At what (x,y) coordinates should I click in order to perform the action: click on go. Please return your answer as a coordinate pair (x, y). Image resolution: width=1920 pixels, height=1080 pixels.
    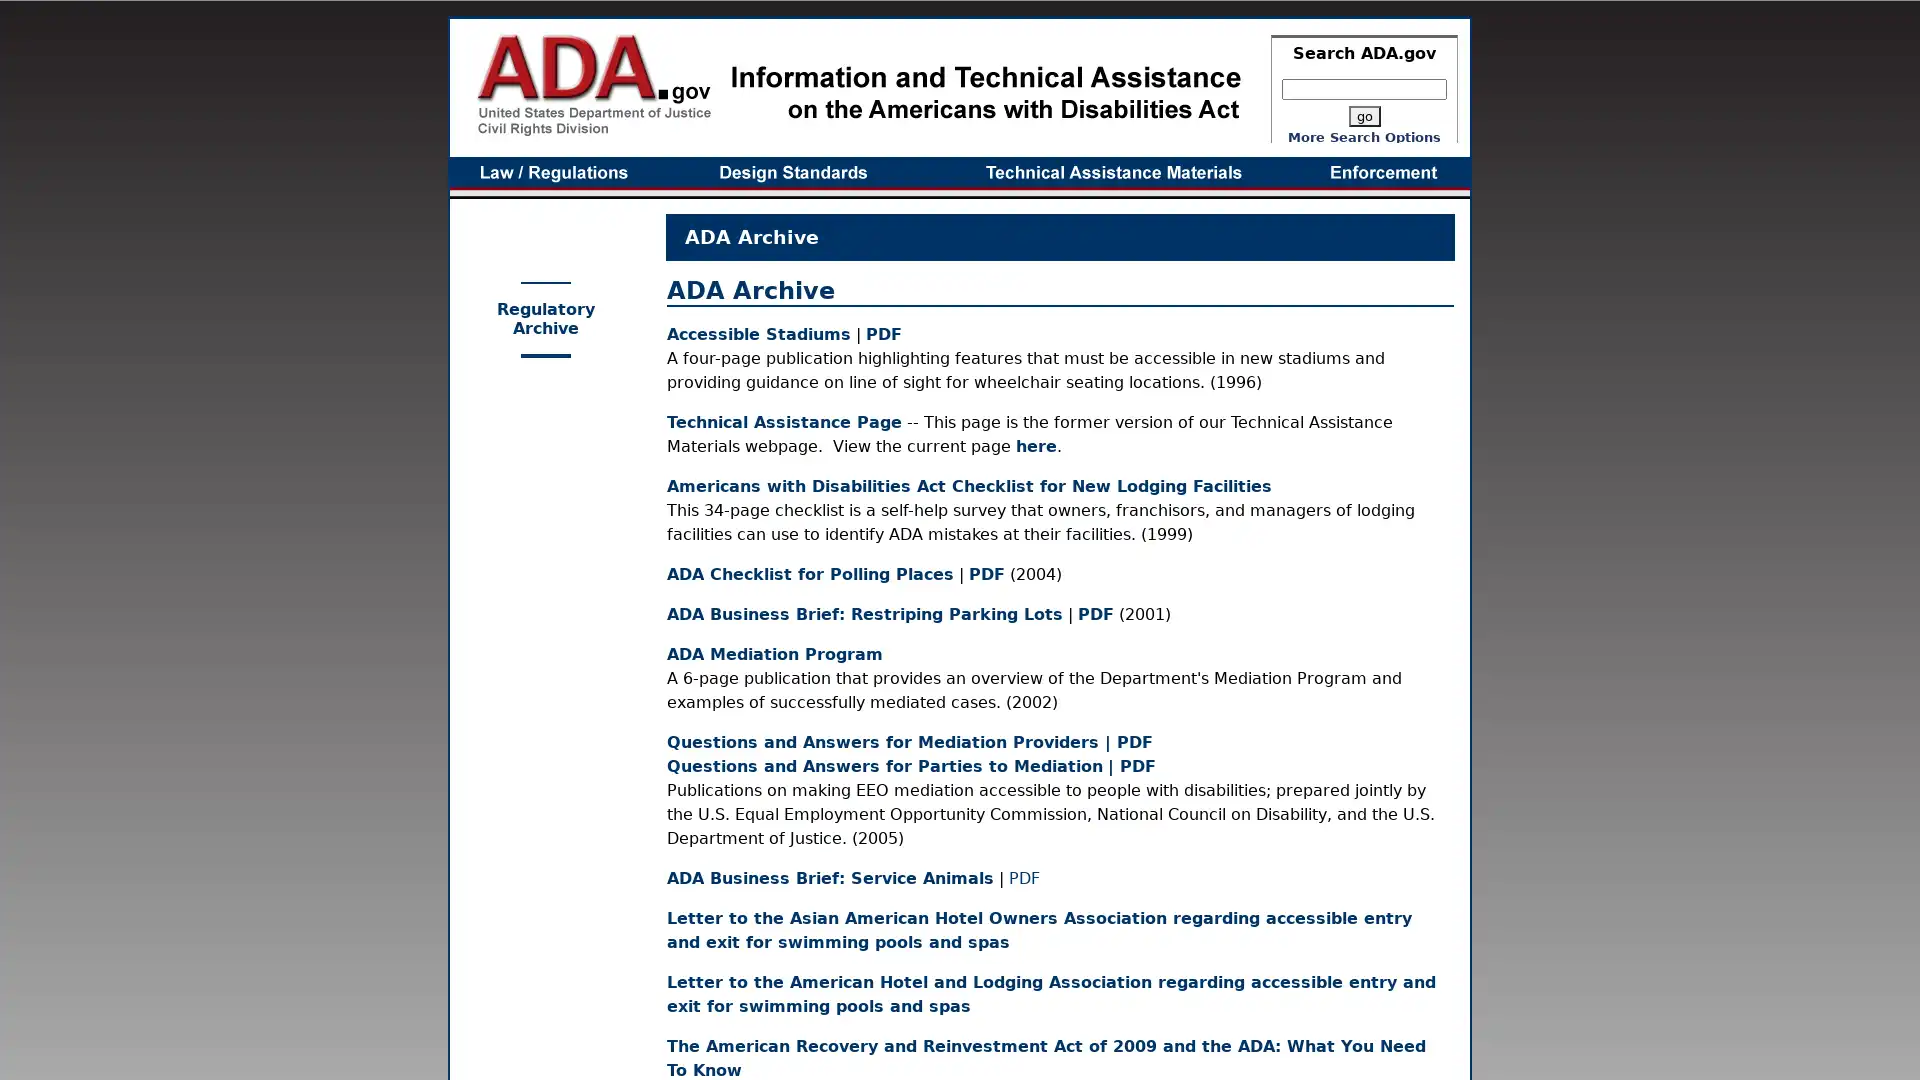
    Looking at the image, I should click on (1362, 116).